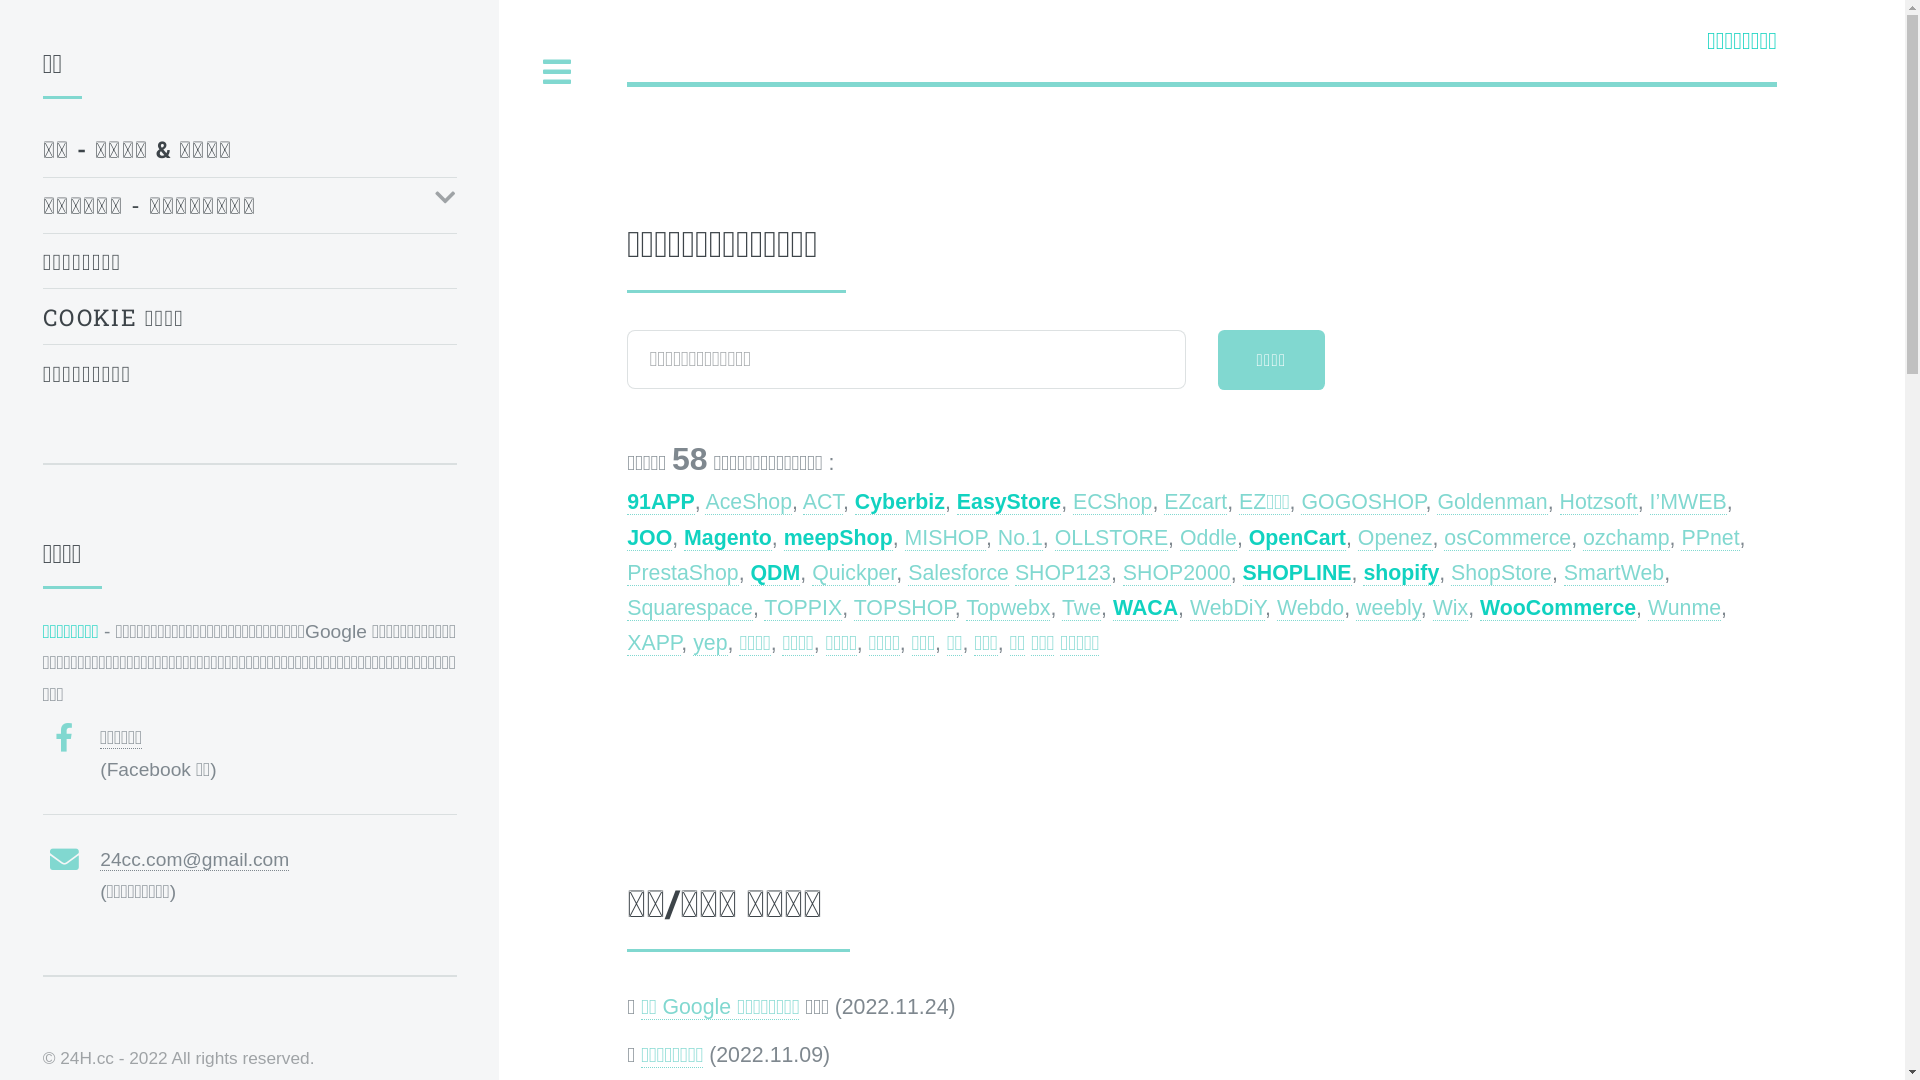 The width and height of the screenshot is (1920, 1080). Describe the element at coordinates (1557, 607) in the screenshot. I see `'WooCommerce'` at that location.